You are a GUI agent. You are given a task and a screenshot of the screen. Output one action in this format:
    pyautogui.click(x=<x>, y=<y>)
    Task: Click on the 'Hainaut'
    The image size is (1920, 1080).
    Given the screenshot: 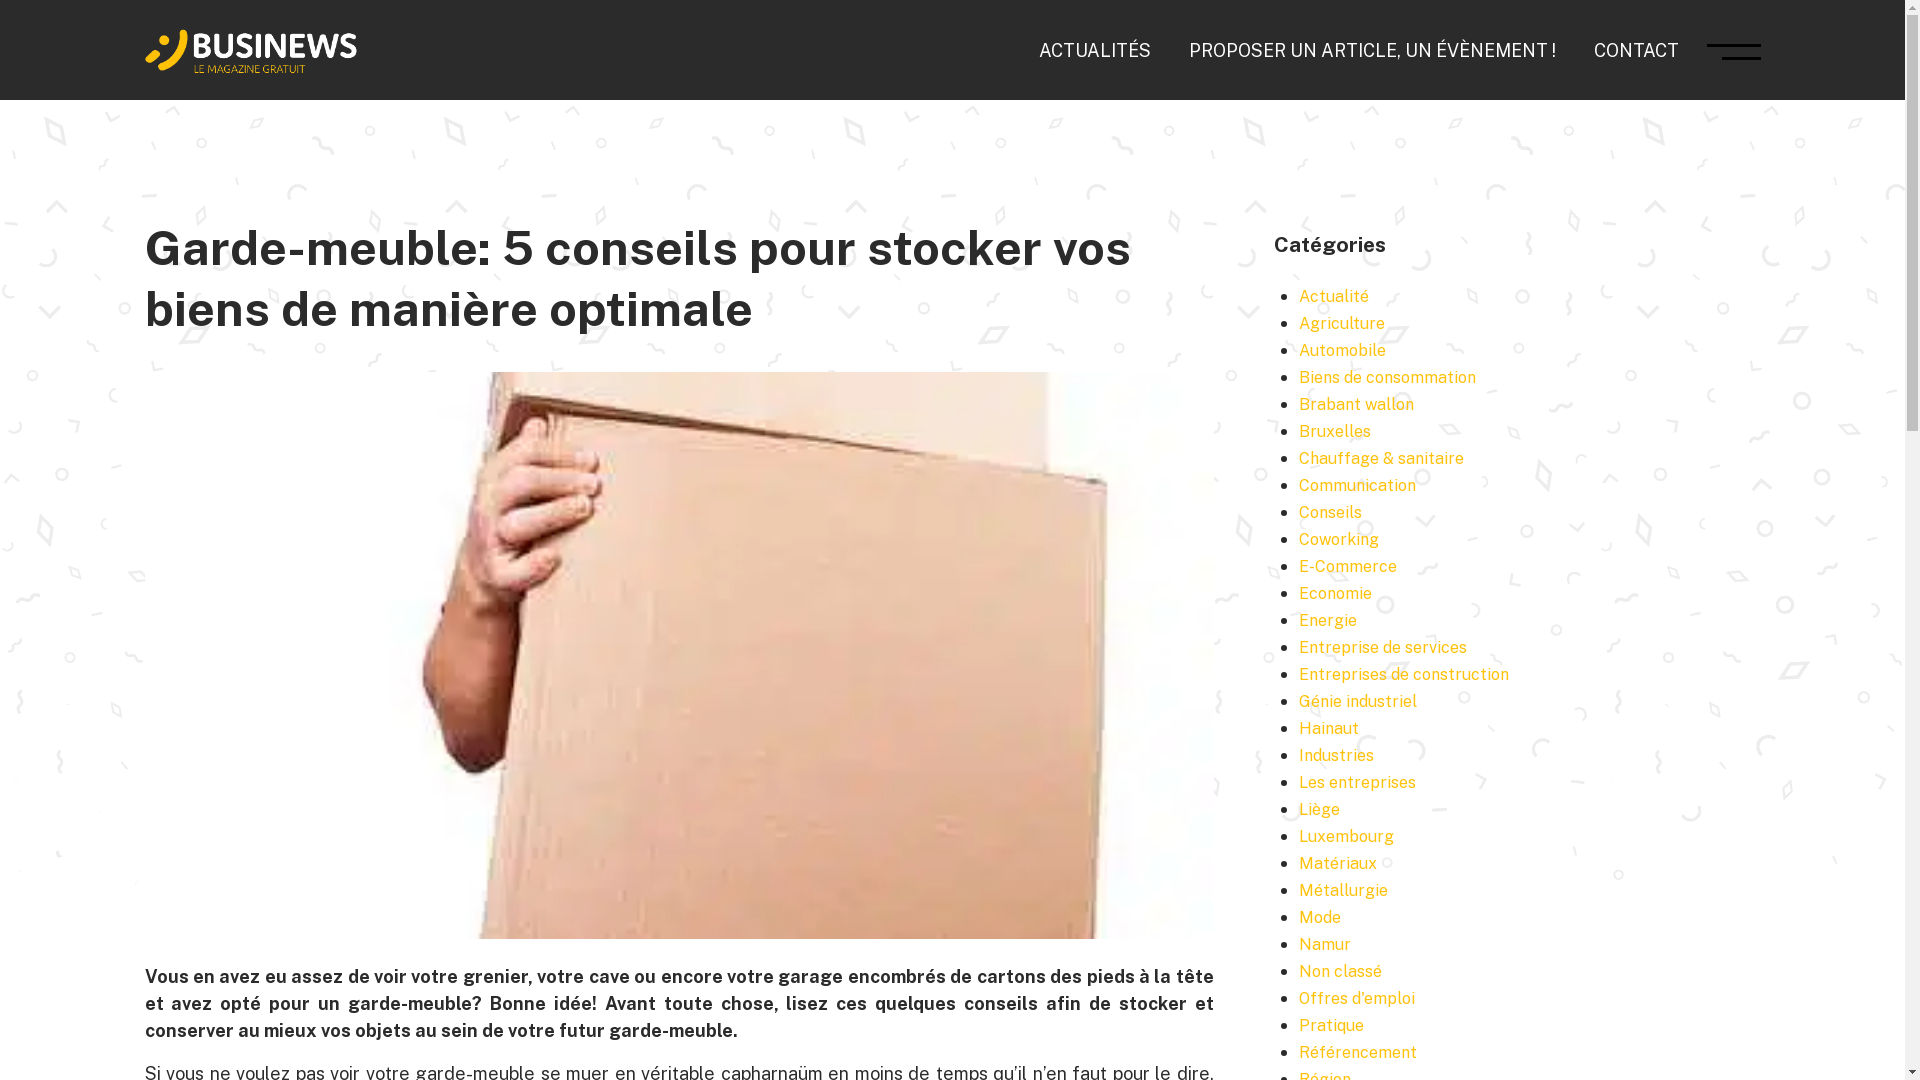 What is the action you would take?
    pyautogui.click(x=1329, y=728)
    